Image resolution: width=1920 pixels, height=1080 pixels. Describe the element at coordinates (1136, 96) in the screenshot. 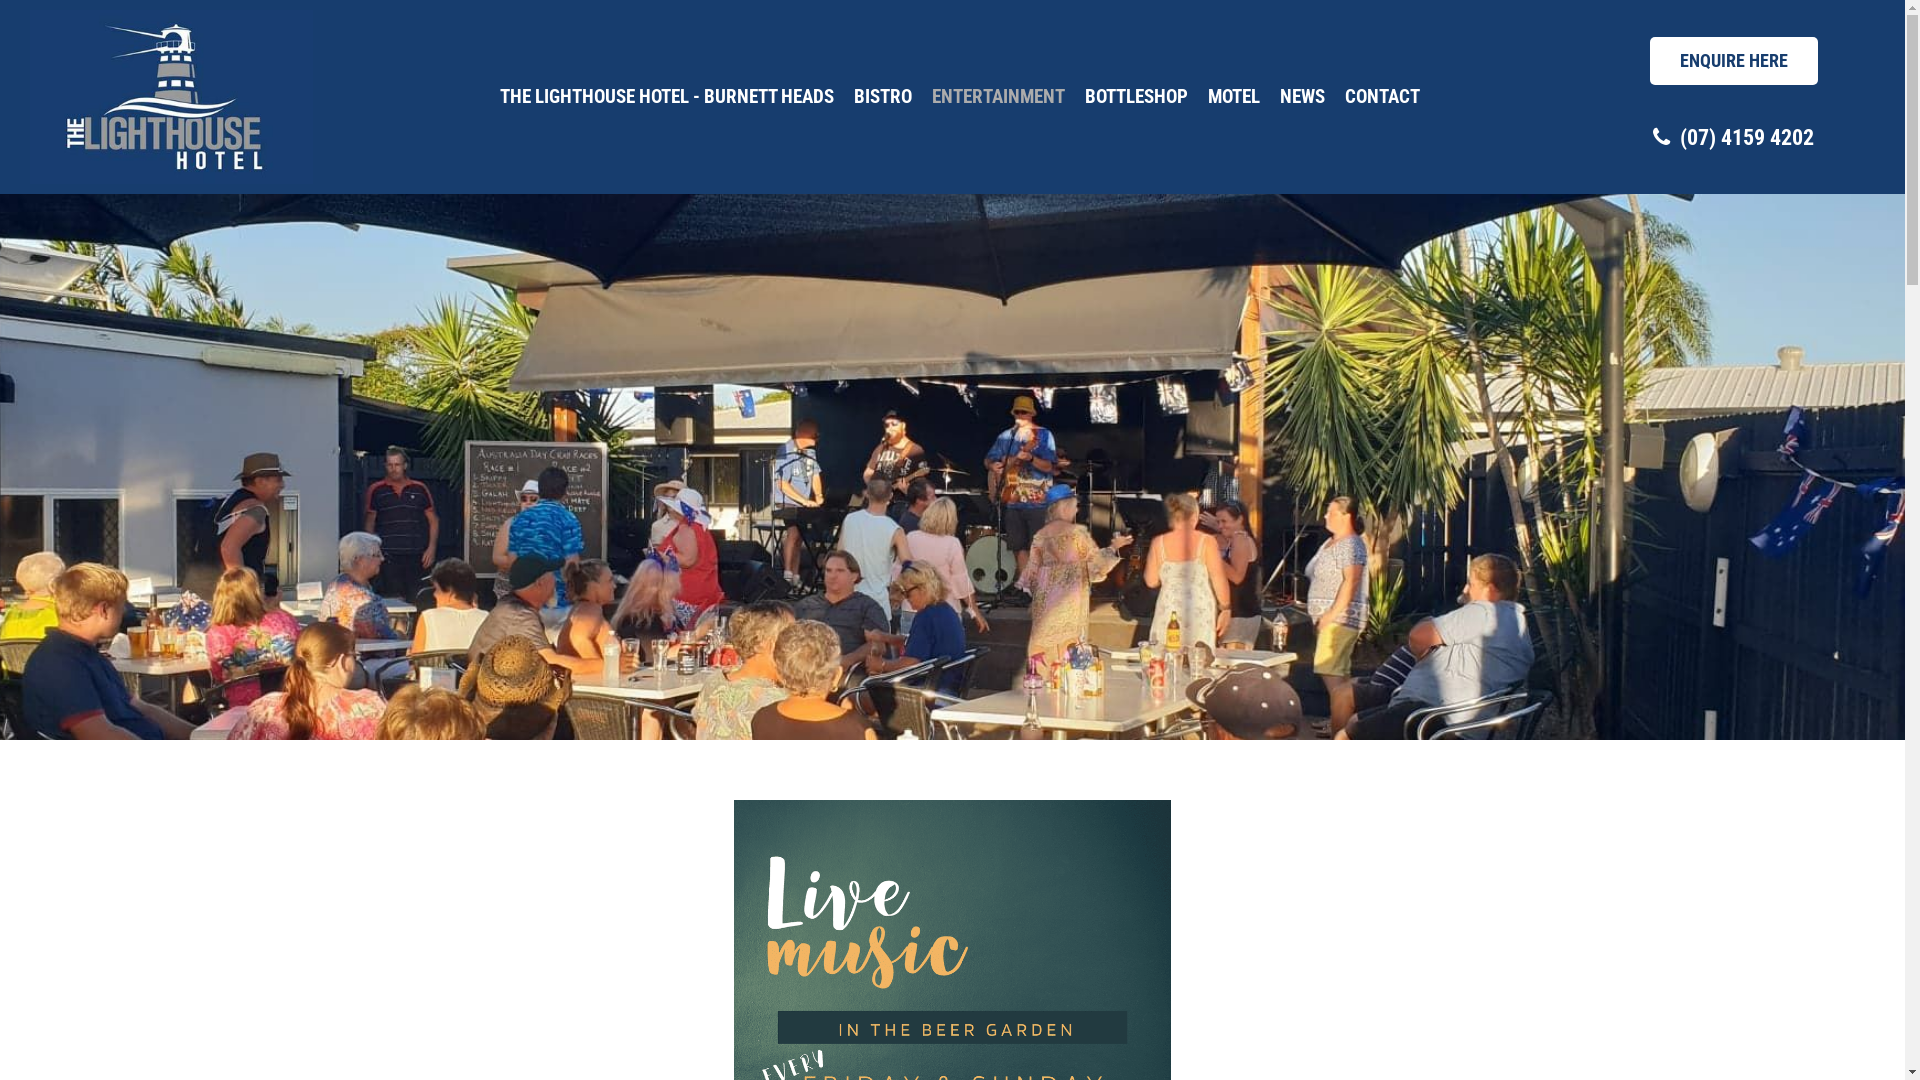

I see `'BOTTLESHOP'` at that location.